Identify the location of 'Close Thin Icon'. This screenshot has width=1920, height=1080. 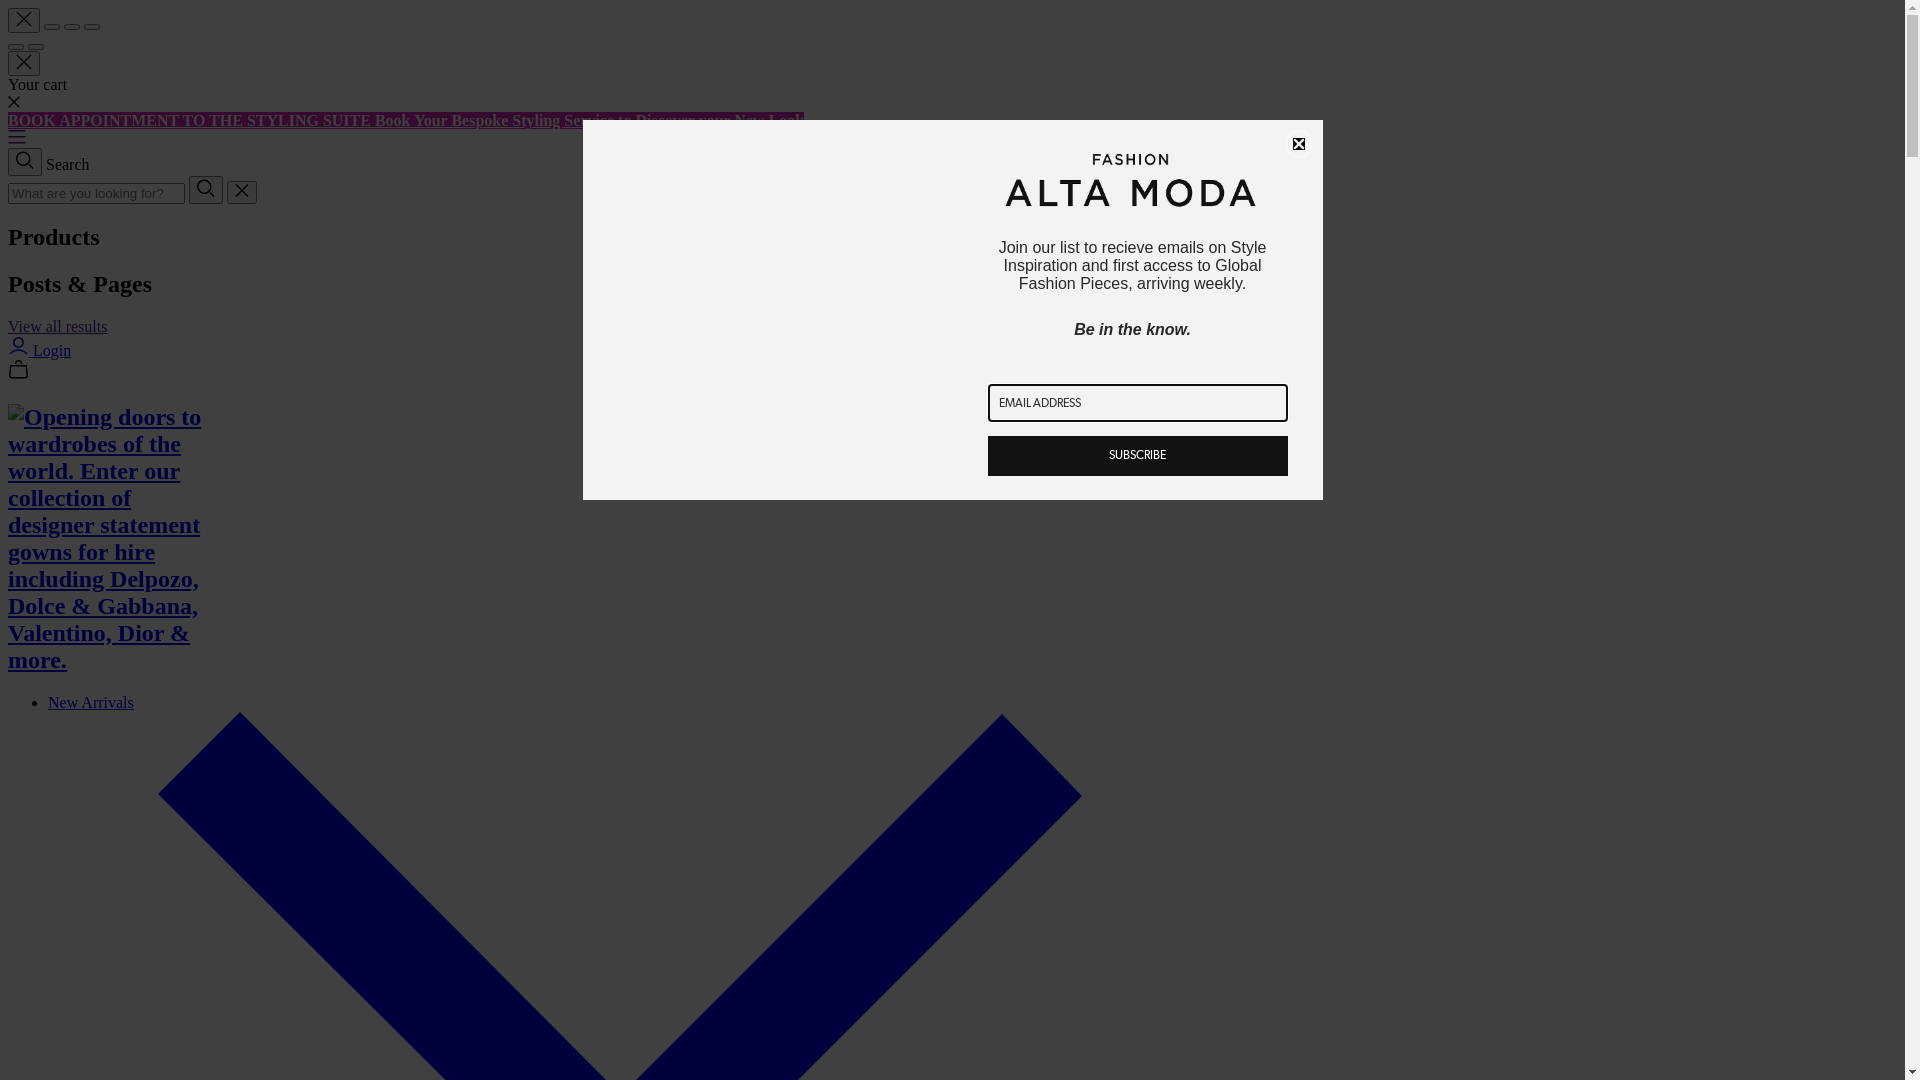
(24, 62).